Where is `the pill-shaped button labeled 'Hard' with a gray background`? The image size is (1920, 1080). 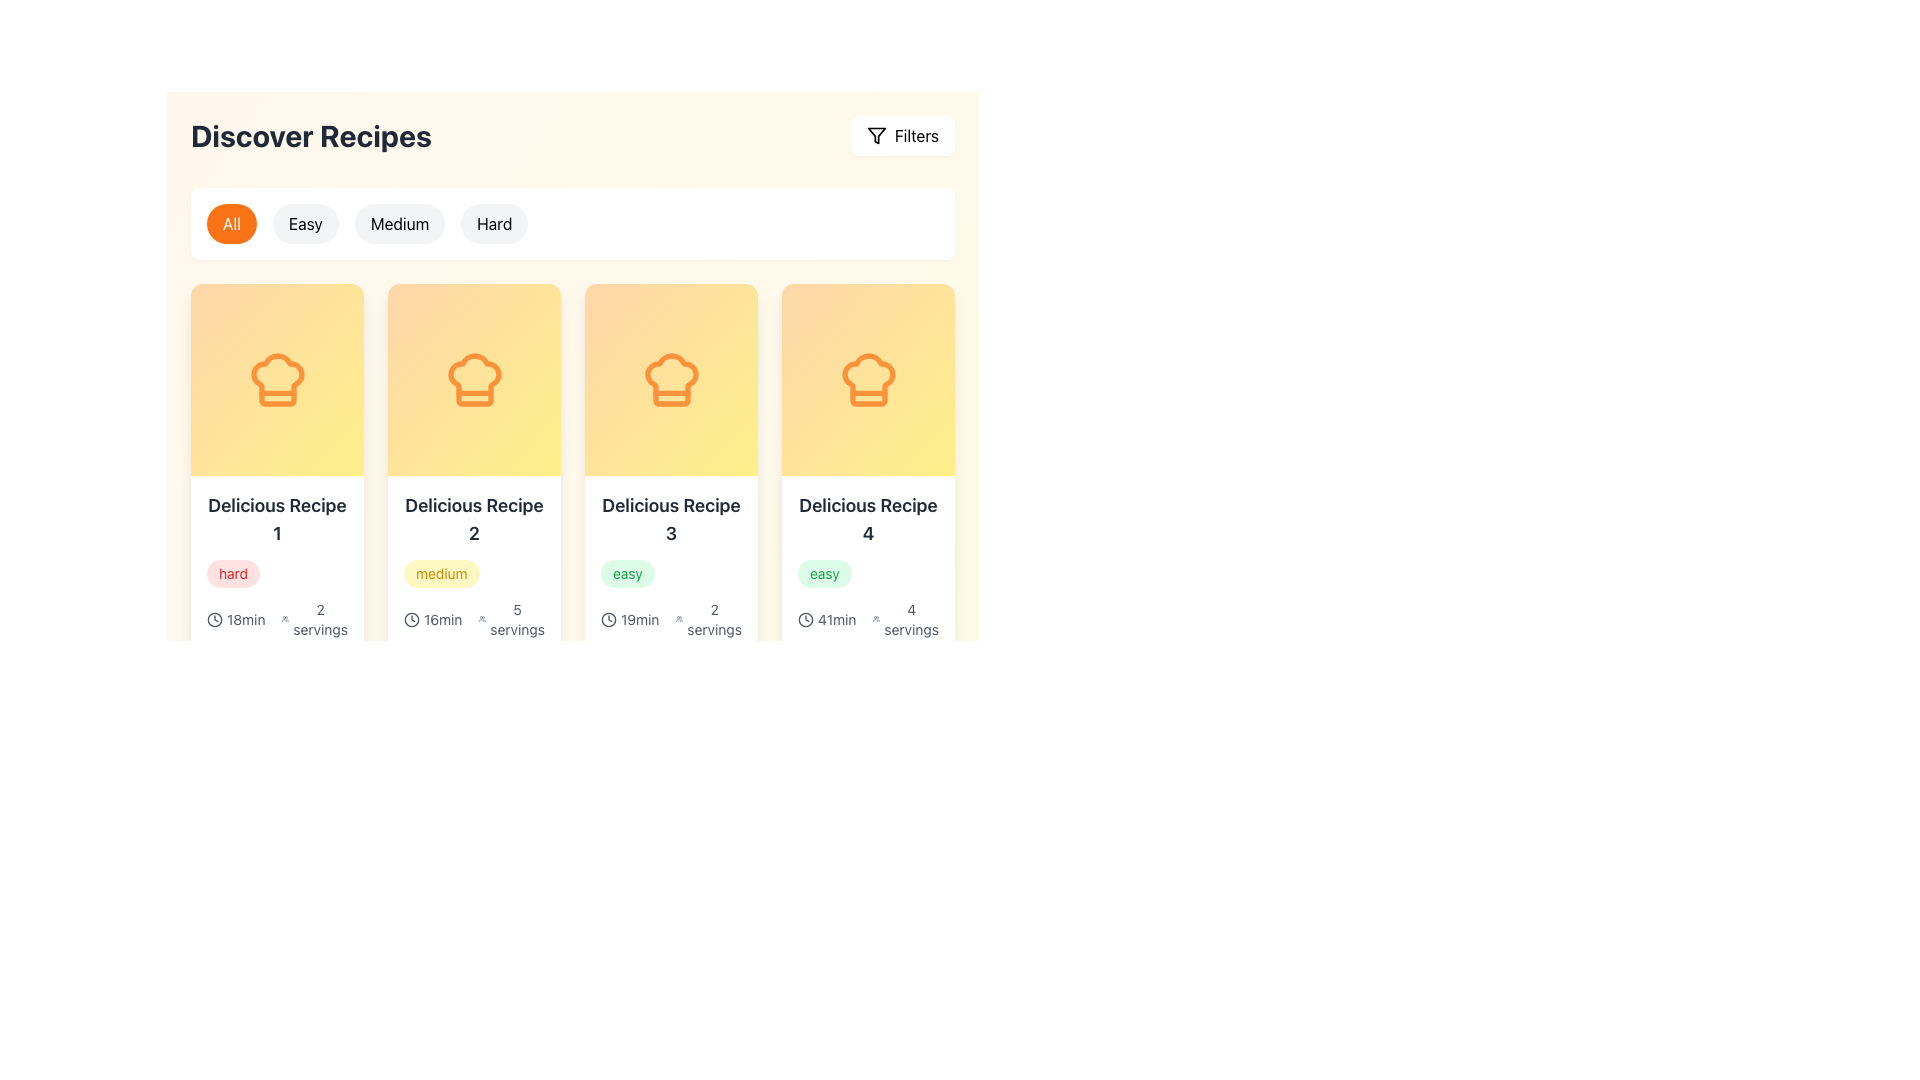
the pill-shaped button labeled 'Hard' with a gray background is located at coordinates (494, 223).